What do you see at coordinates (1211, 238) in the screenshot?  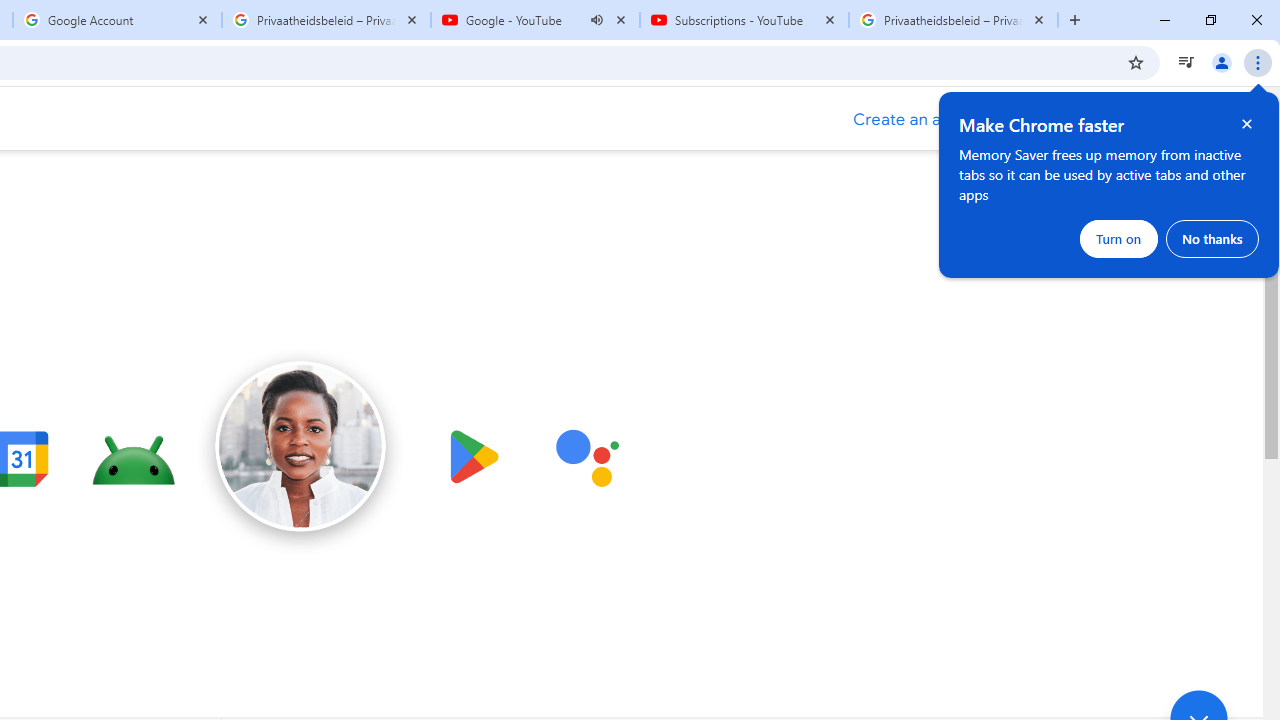 I see `'No thanks'` at bounding box center [1211, 238].